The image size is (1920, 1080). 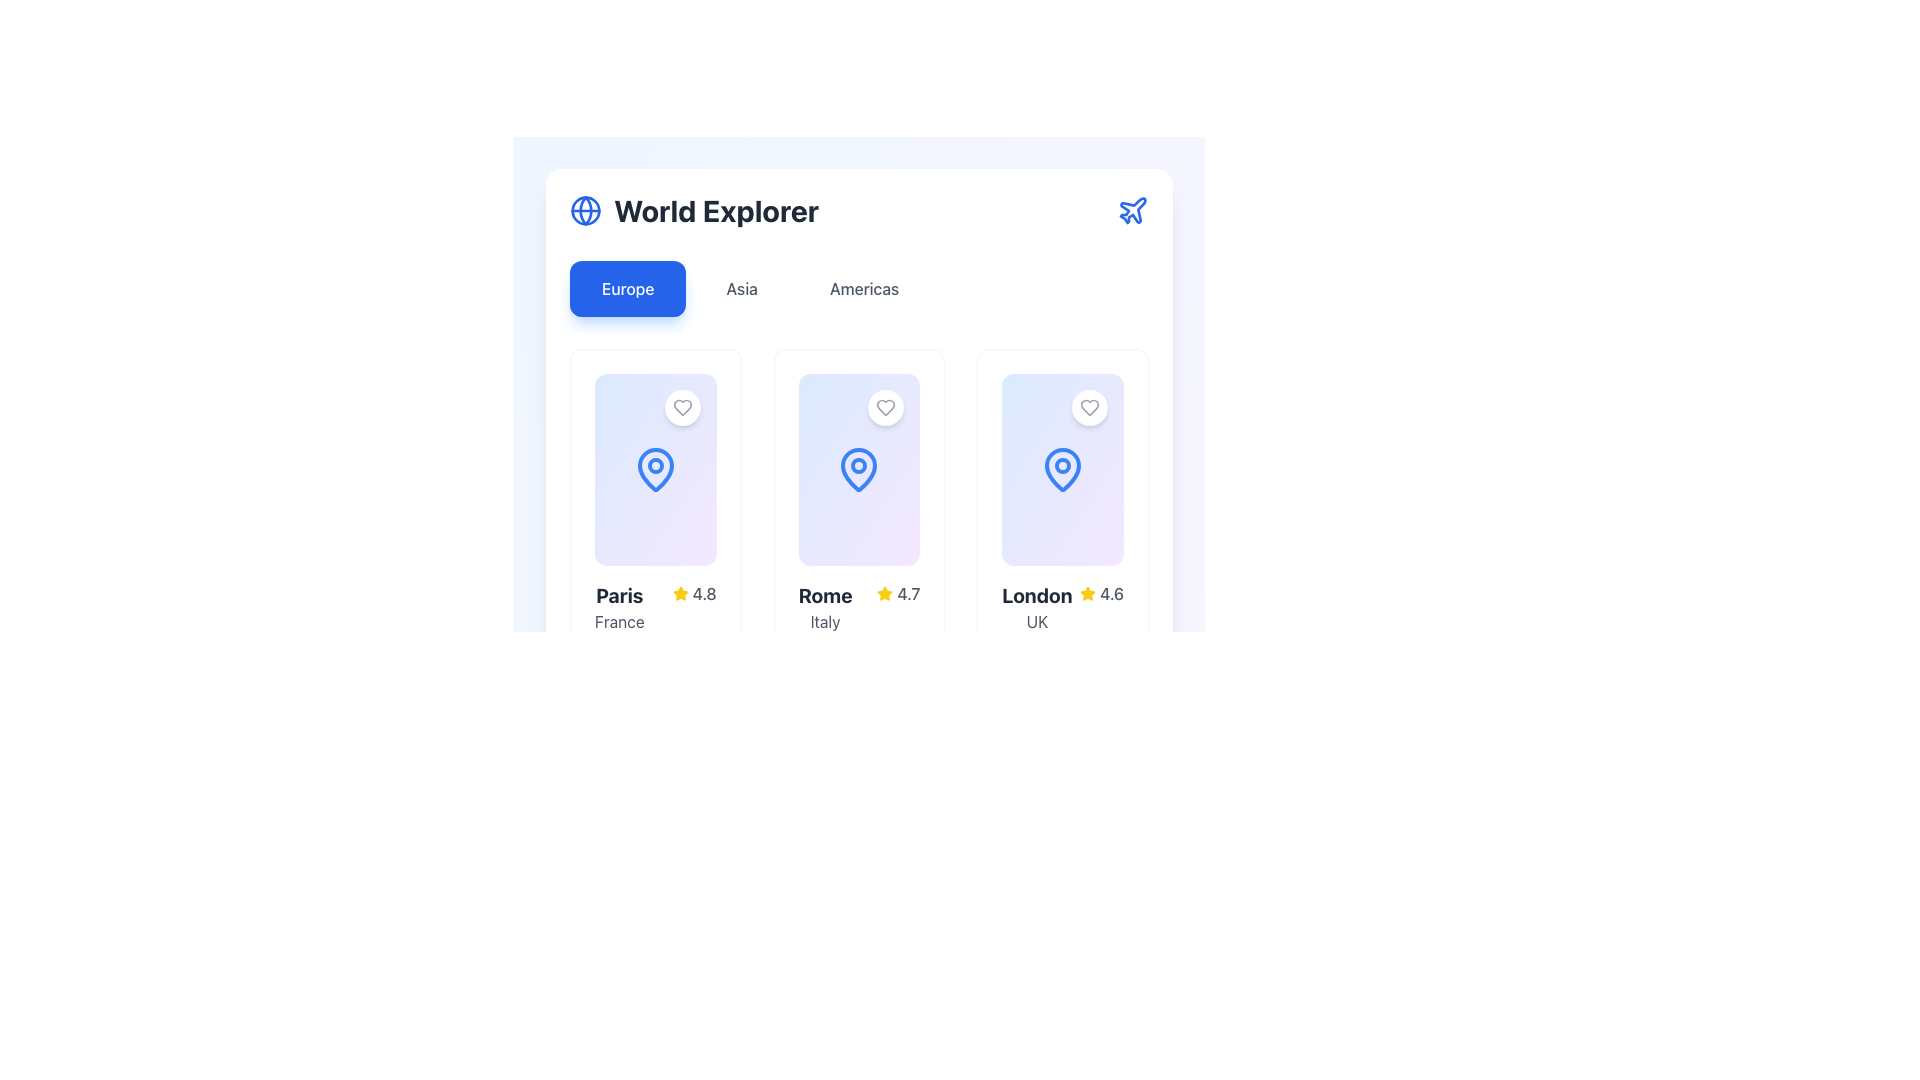 What do you see at coordinates (627, 289) in the screenshot?
I see `the leftmost button labeled 'Europe', which has a blue background and white bold text` at bounding box center [627, 289].